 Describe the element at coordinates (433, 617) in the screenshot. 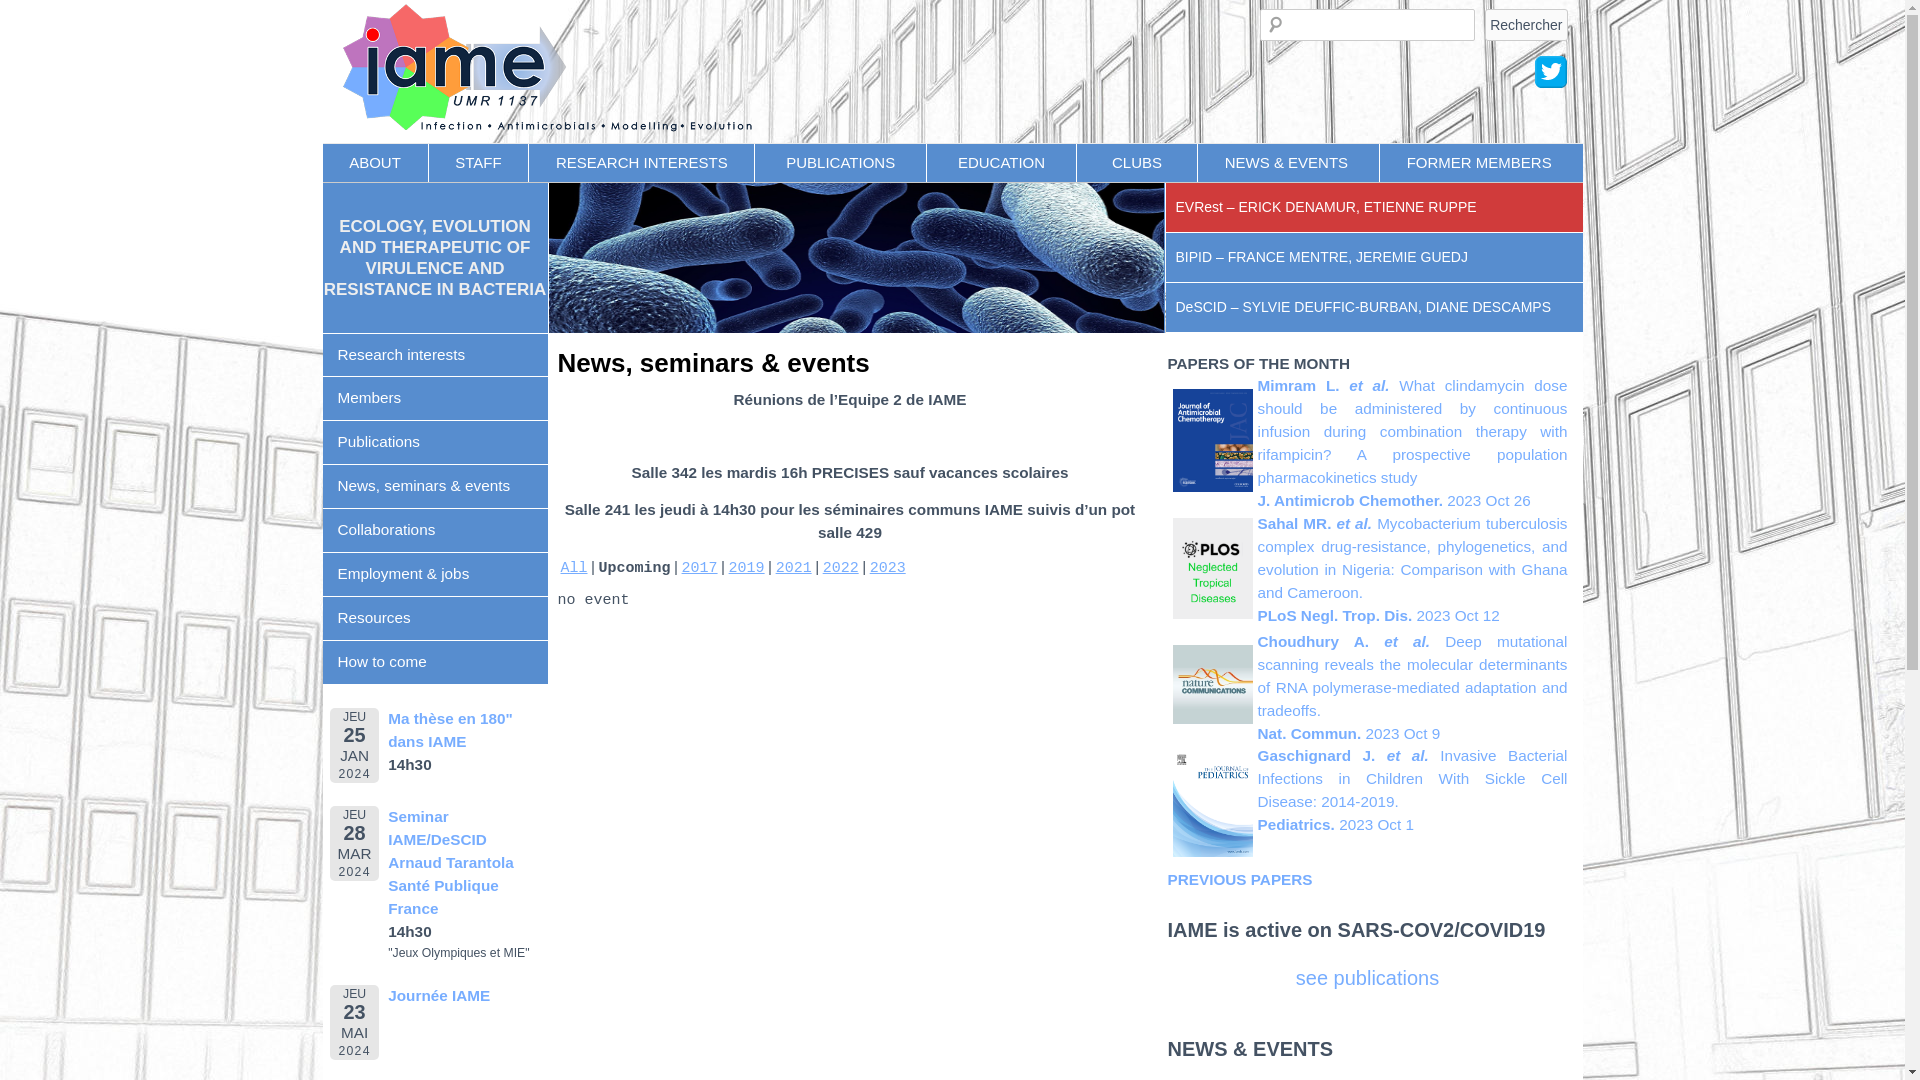

I see `'Resources'` at that location.